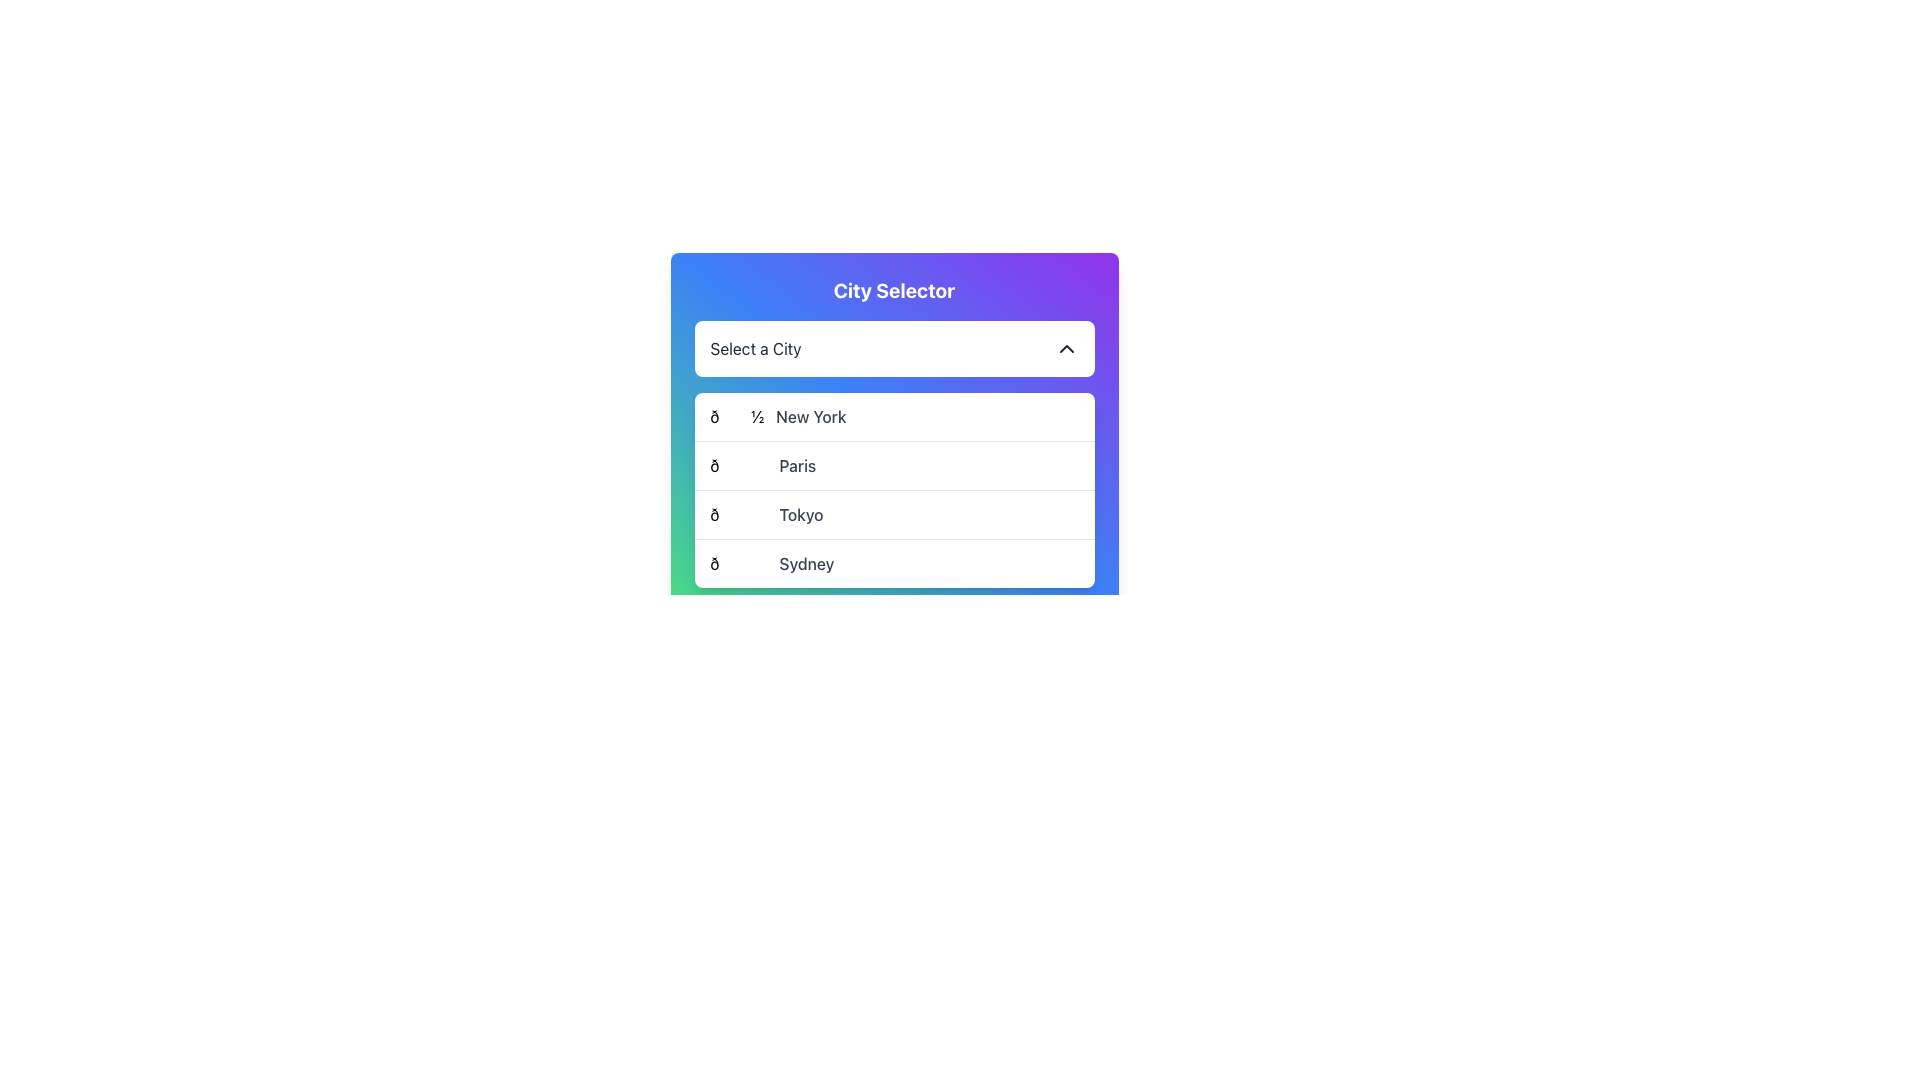 This screenshot has width=1920, height=1080. I want to click on the text label for the city option 'Paris' in the dropdown menu, so click(796, 466).